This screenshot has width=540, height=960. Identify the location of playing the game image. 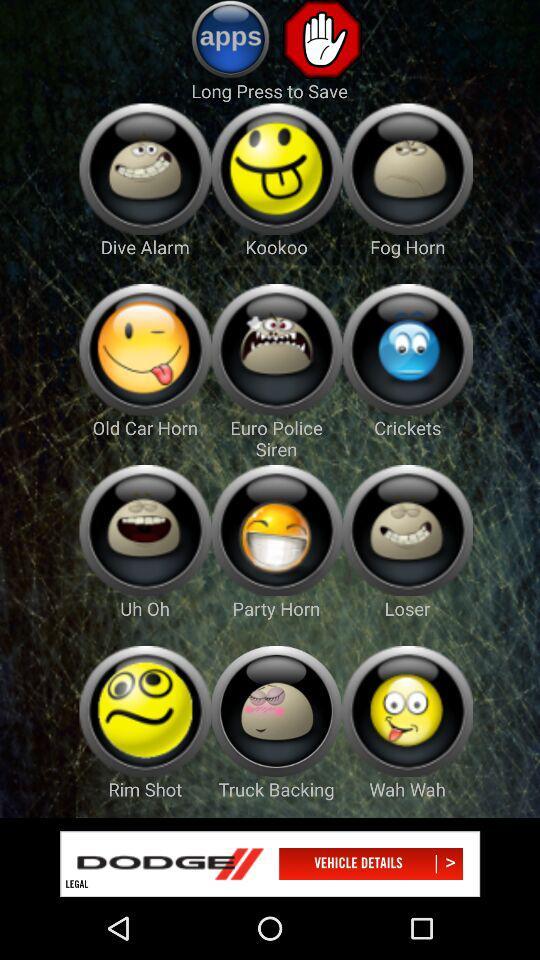
(275, 529).